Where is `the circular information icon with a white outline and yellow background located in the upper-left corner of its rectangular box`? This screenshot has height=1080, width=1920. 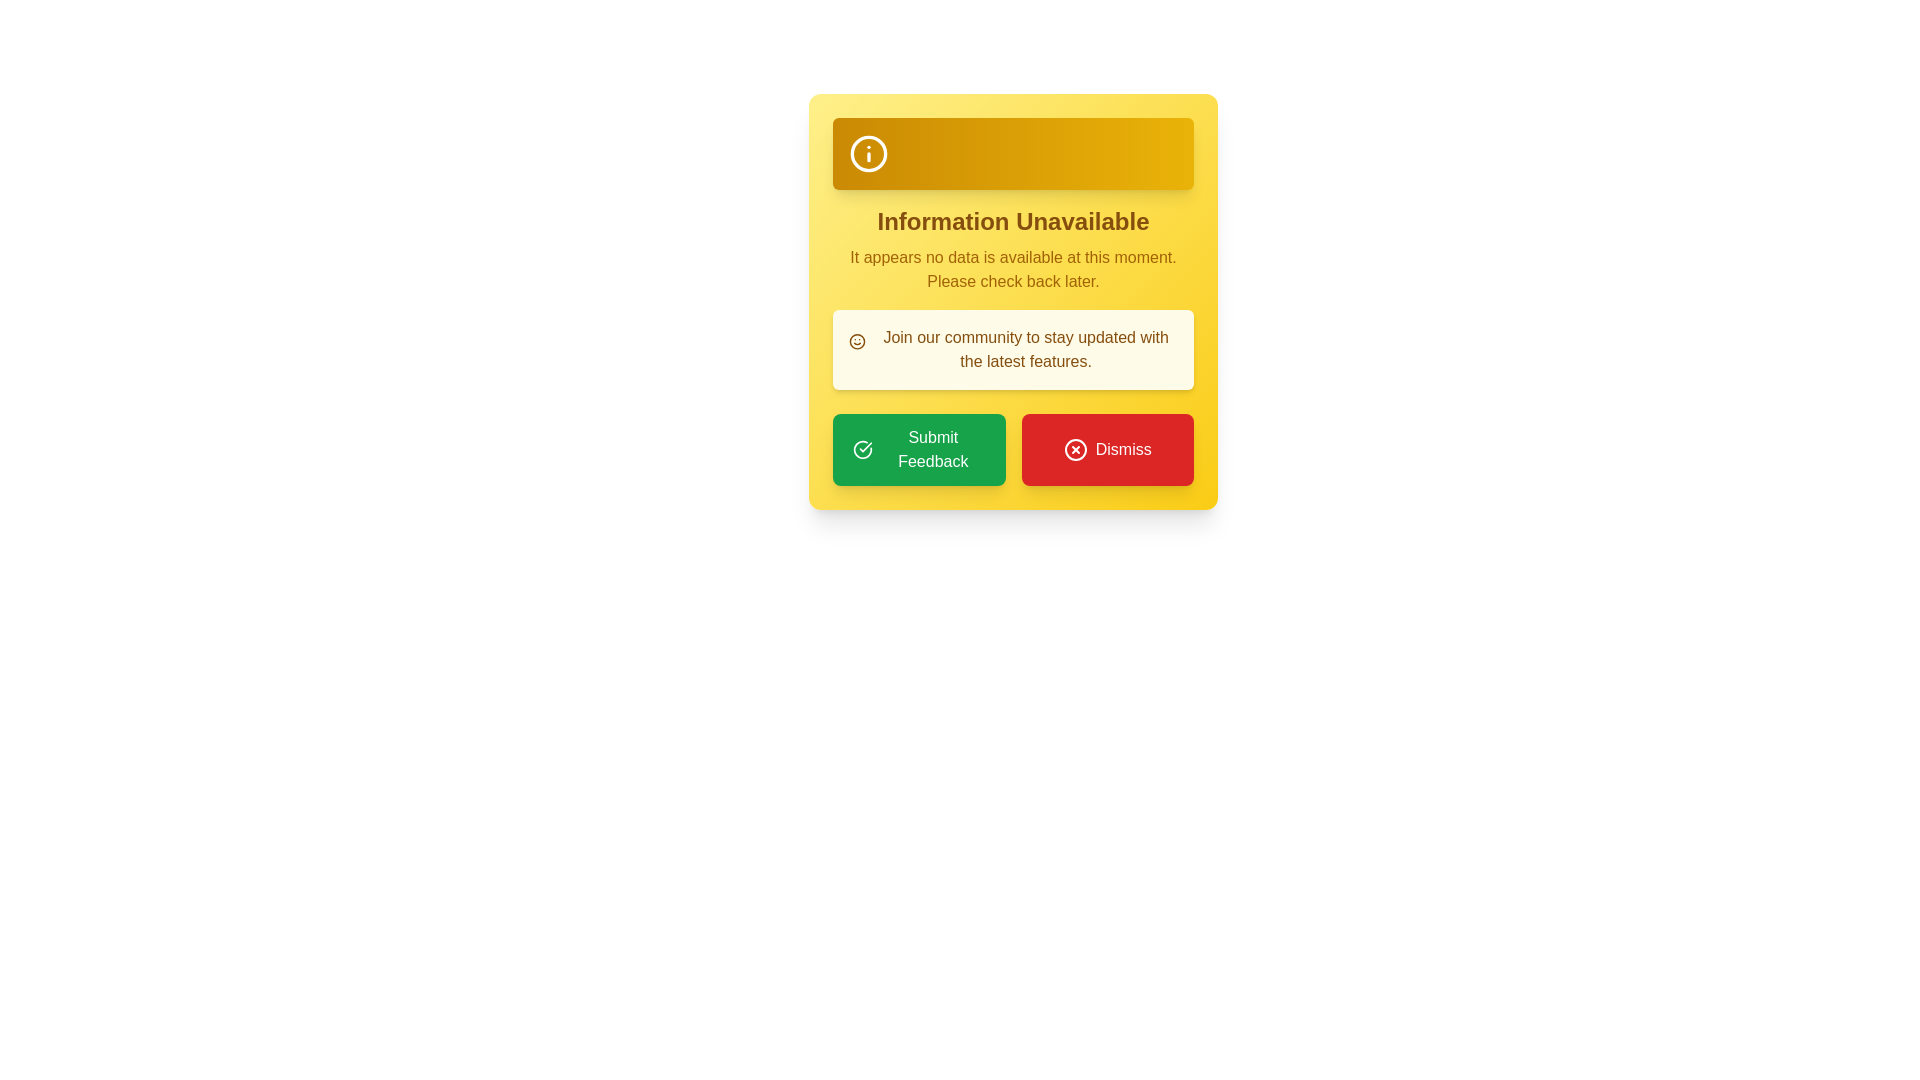 the circular information icon with a white outline and yellow background located in the upper-left corner of its rectangular box is located at coordinates (868, 153).